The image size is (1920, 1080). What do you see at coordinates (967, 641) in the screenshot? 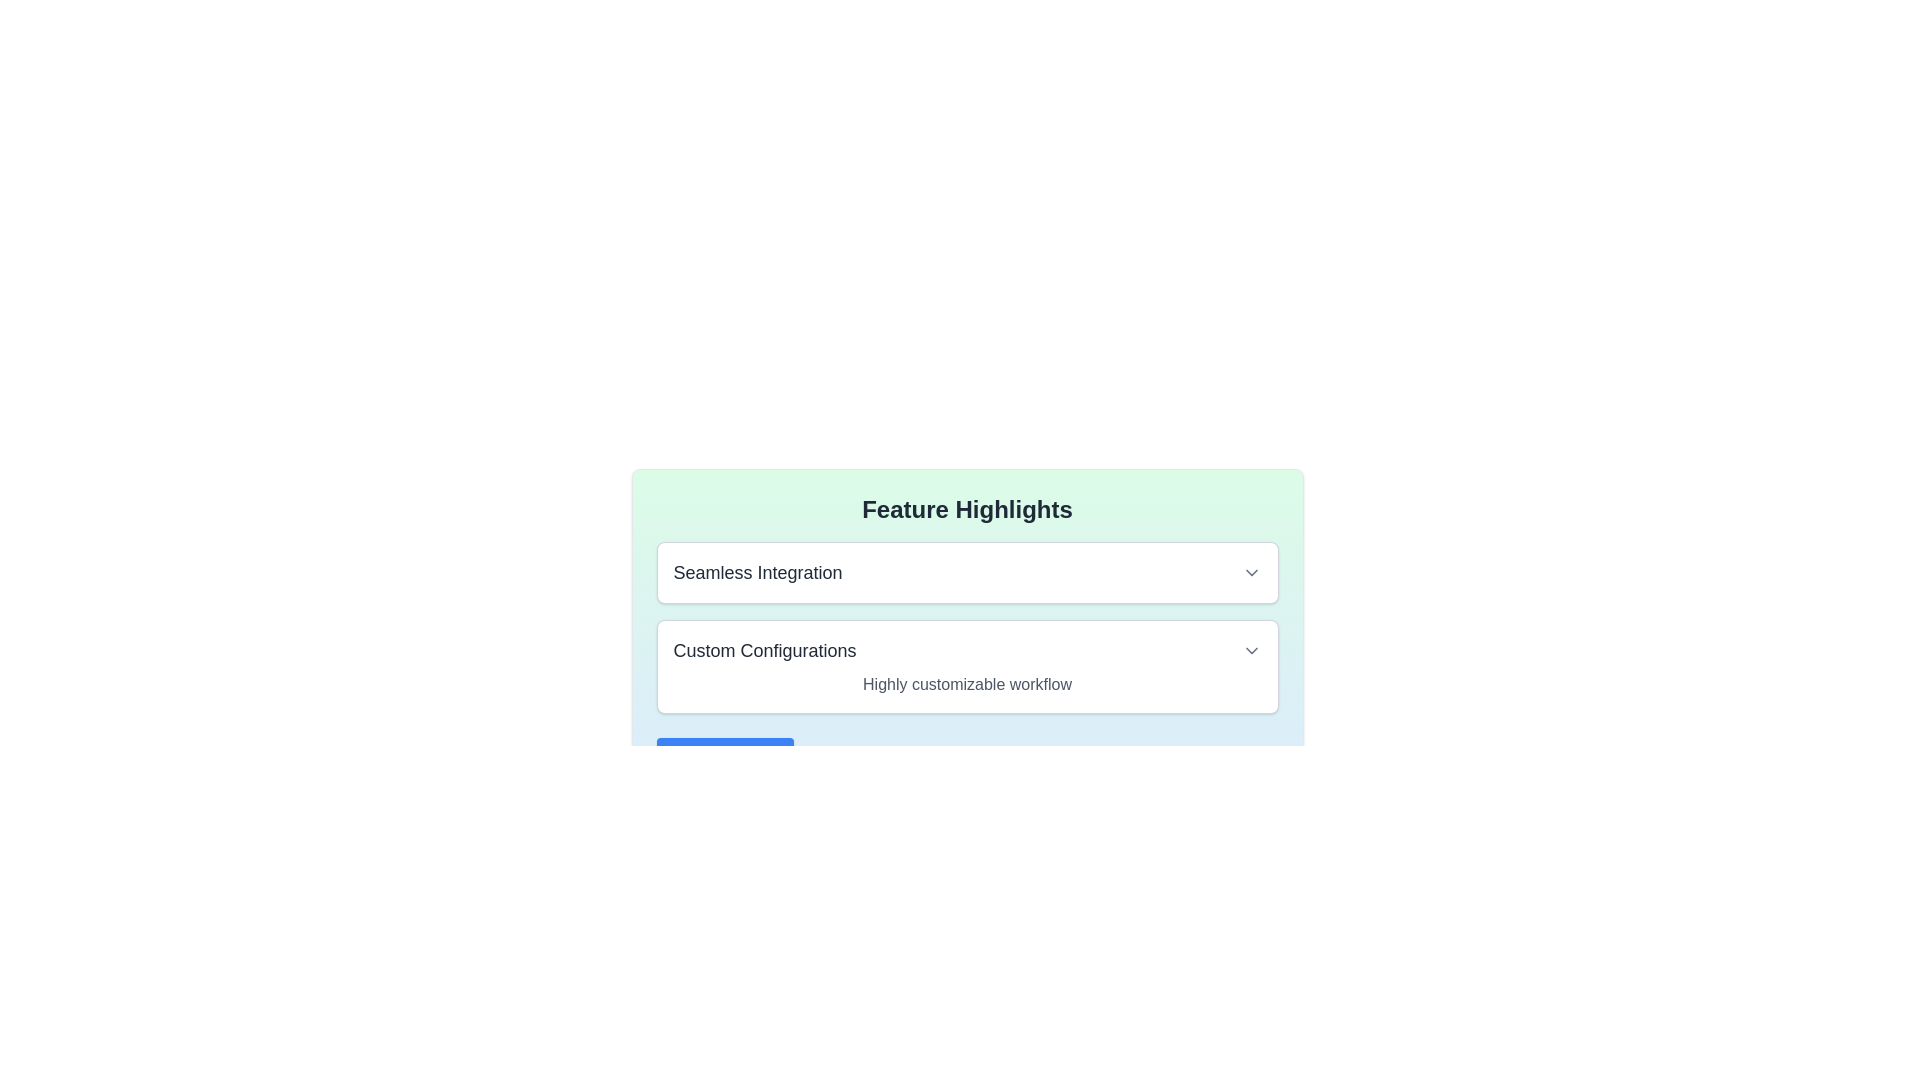
I see `the dropdown arrow in the 'Custom Configurations' expandable panel` at bounding box center [967, 641].